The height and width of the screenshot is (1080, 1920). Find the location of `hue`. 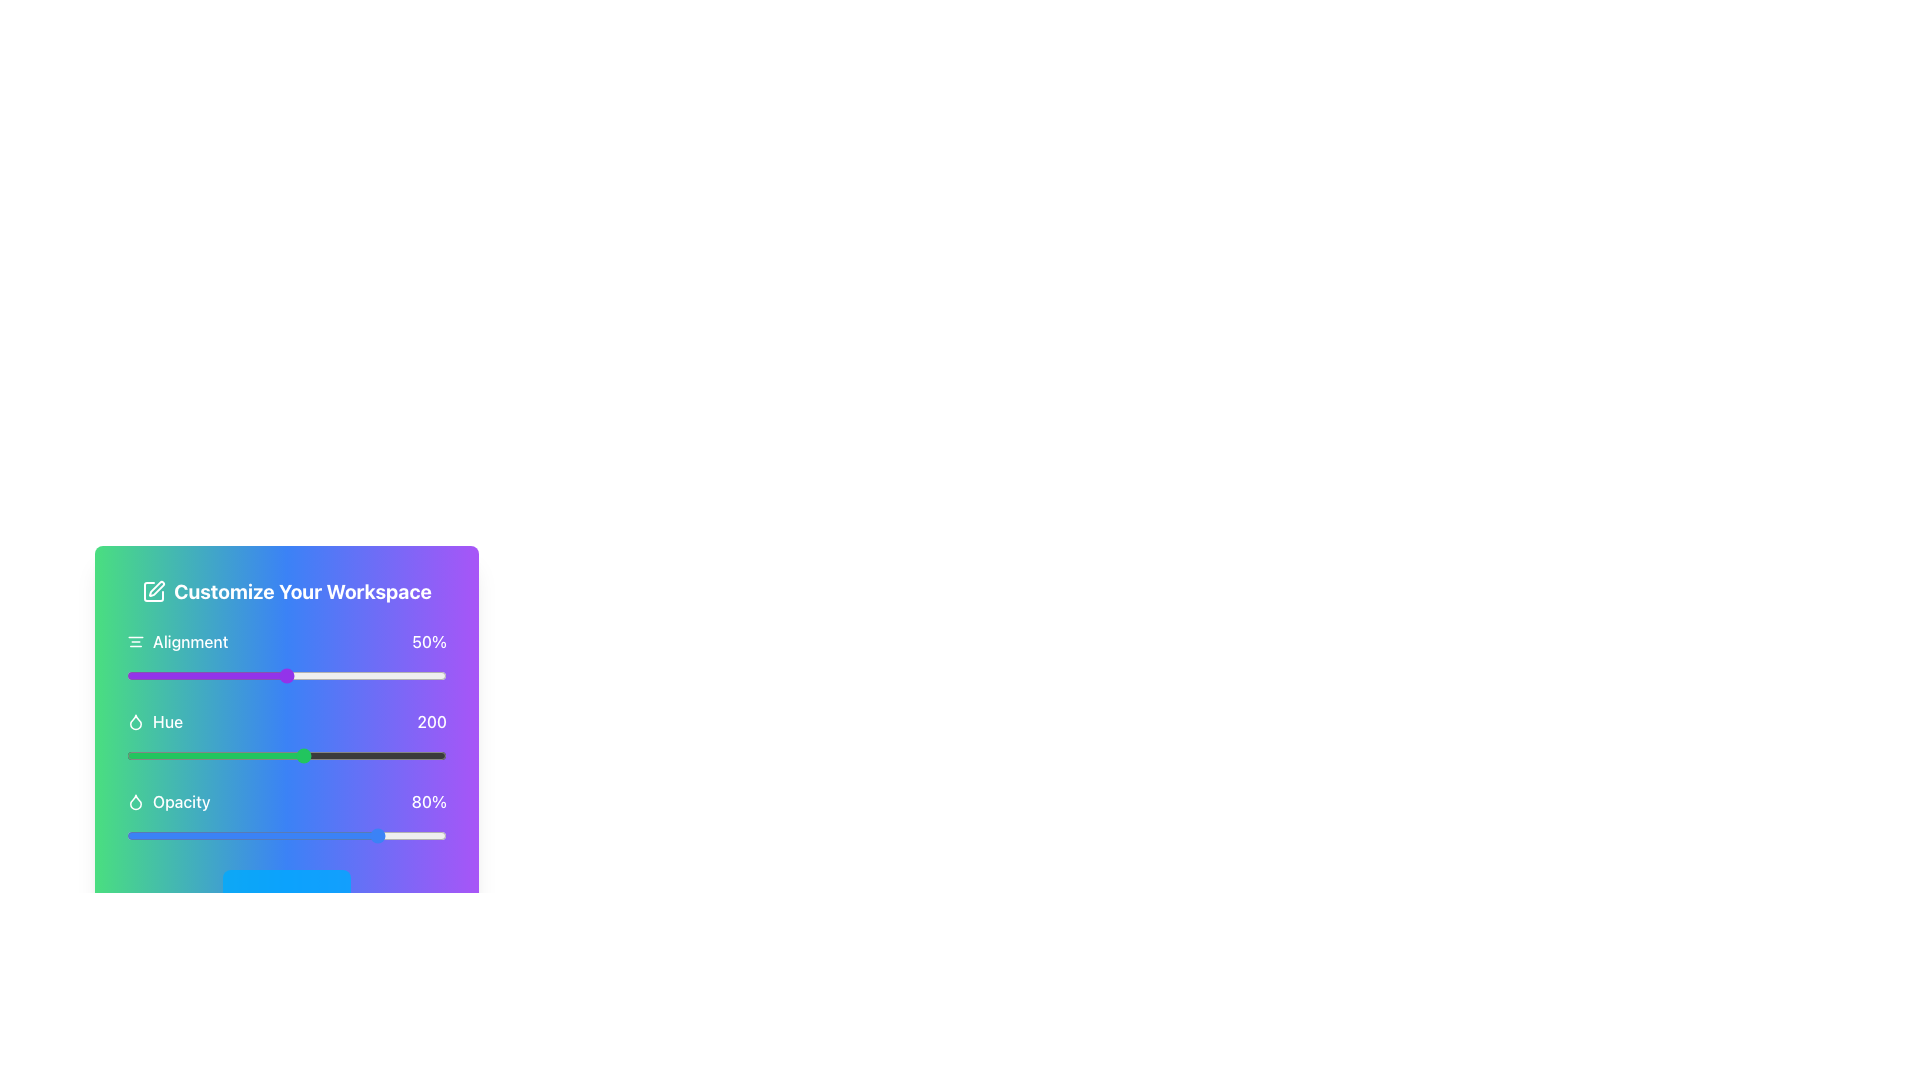

hue is located at coordinates (294, 756).